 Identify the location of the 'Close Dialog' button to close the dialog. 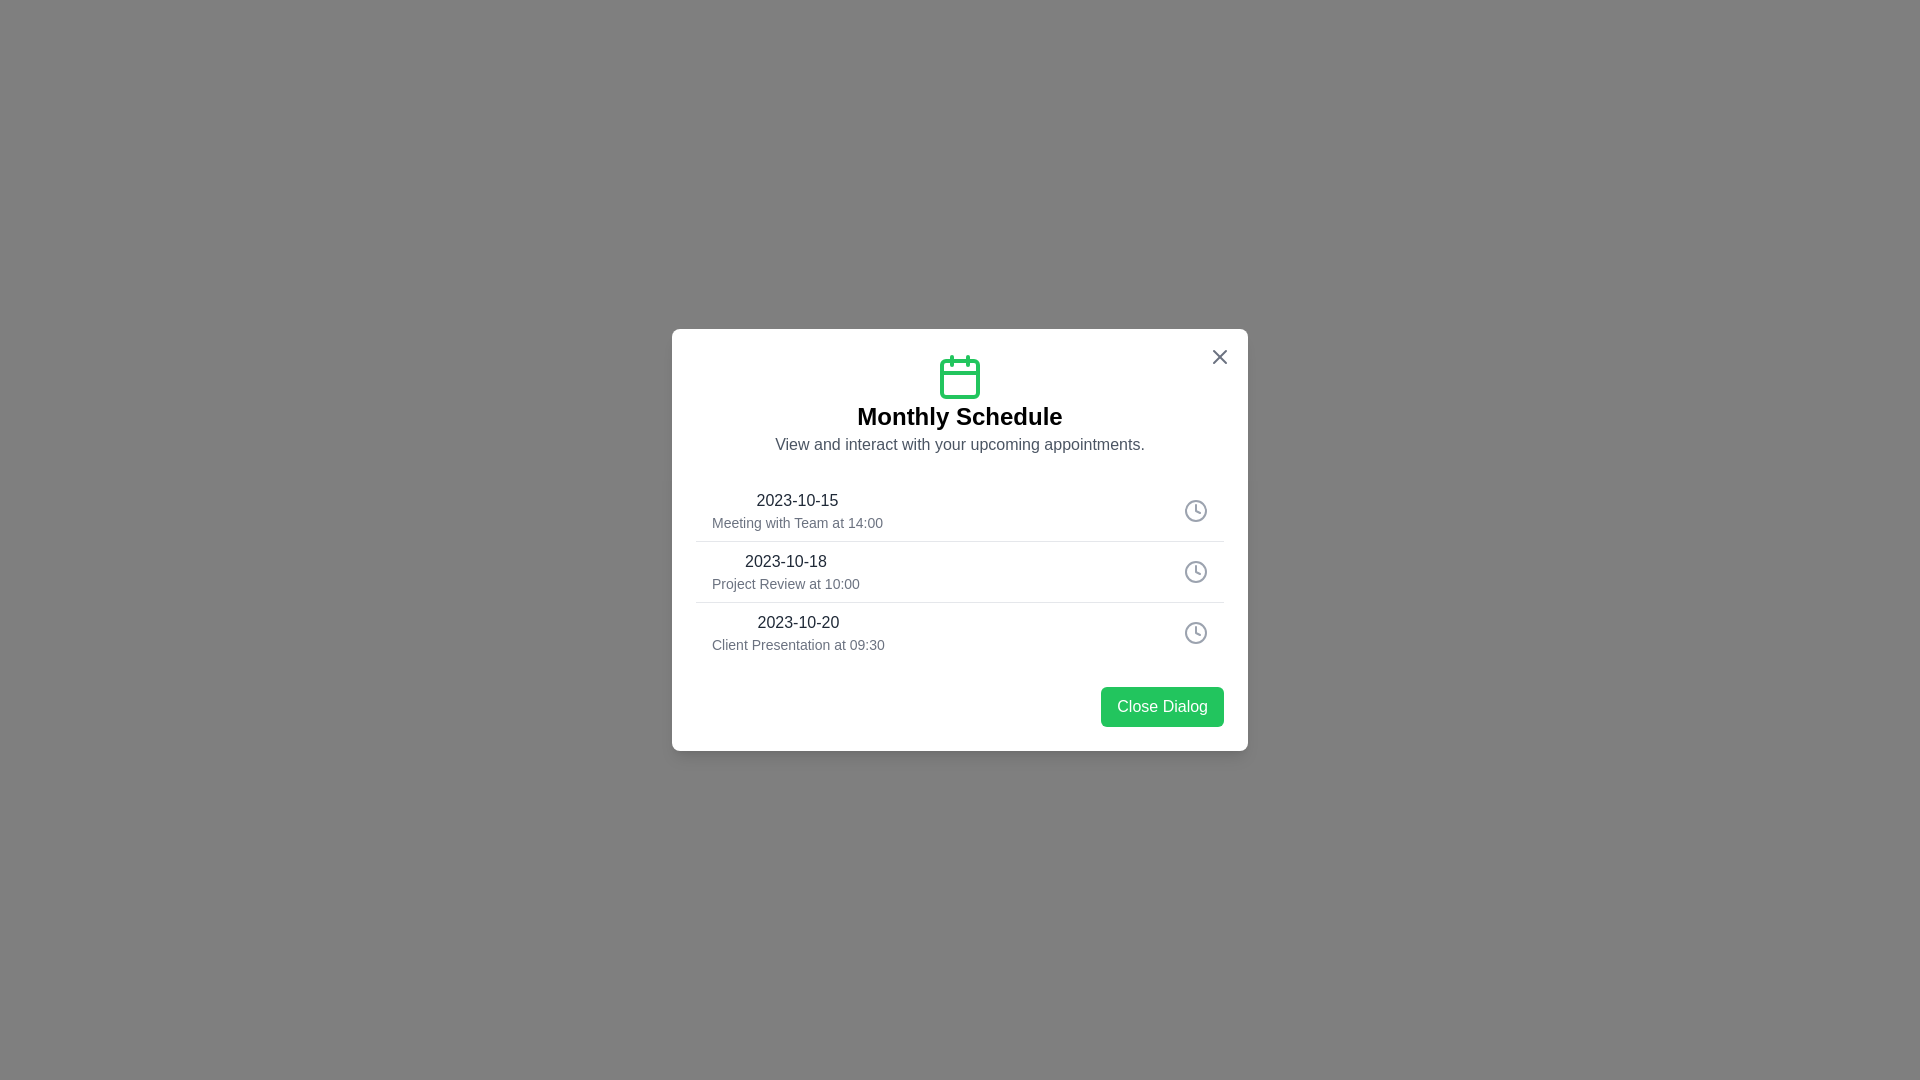
(1161, 705).